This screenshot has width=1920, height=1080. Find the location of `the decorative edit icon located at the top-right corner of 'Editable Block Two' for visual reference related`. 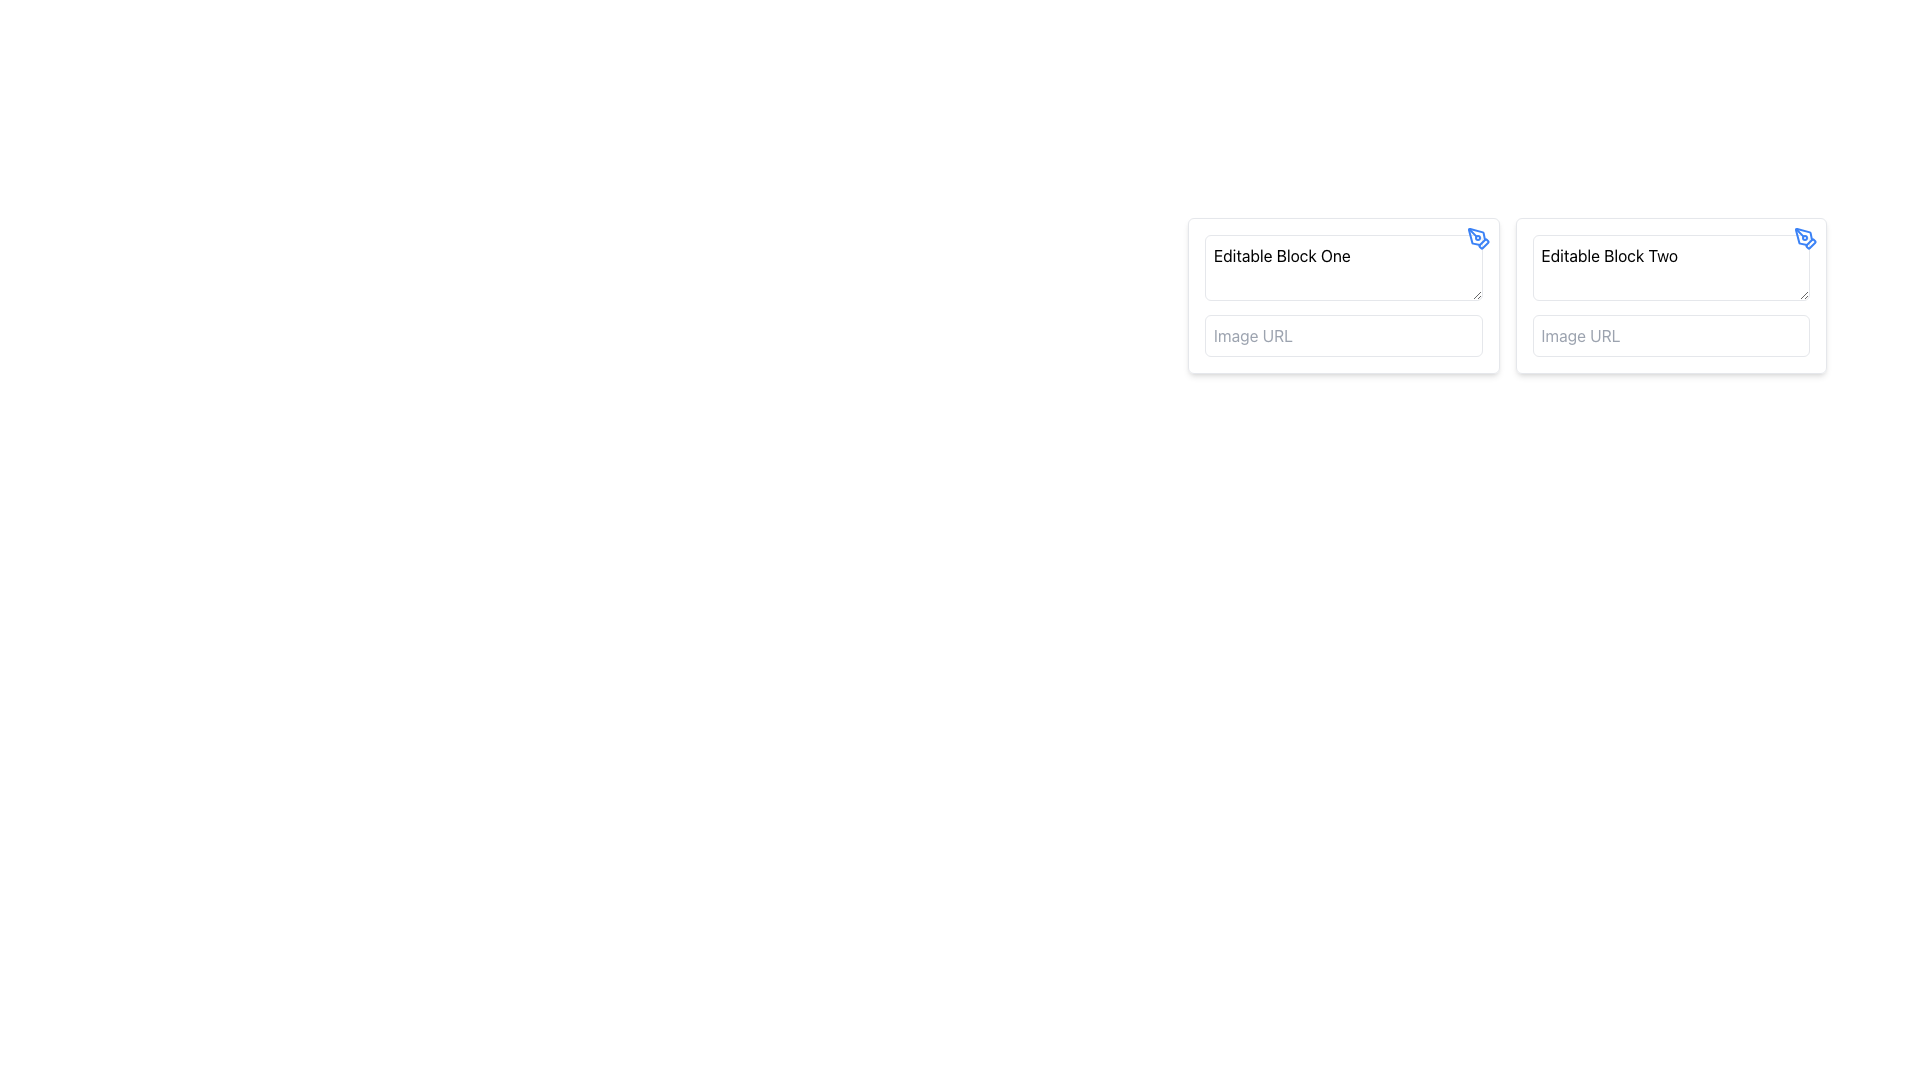

the decorative edit icon located at the top-right corner of 'Editable Block Two' for visual reference related is located at coordinates (1805, 238).